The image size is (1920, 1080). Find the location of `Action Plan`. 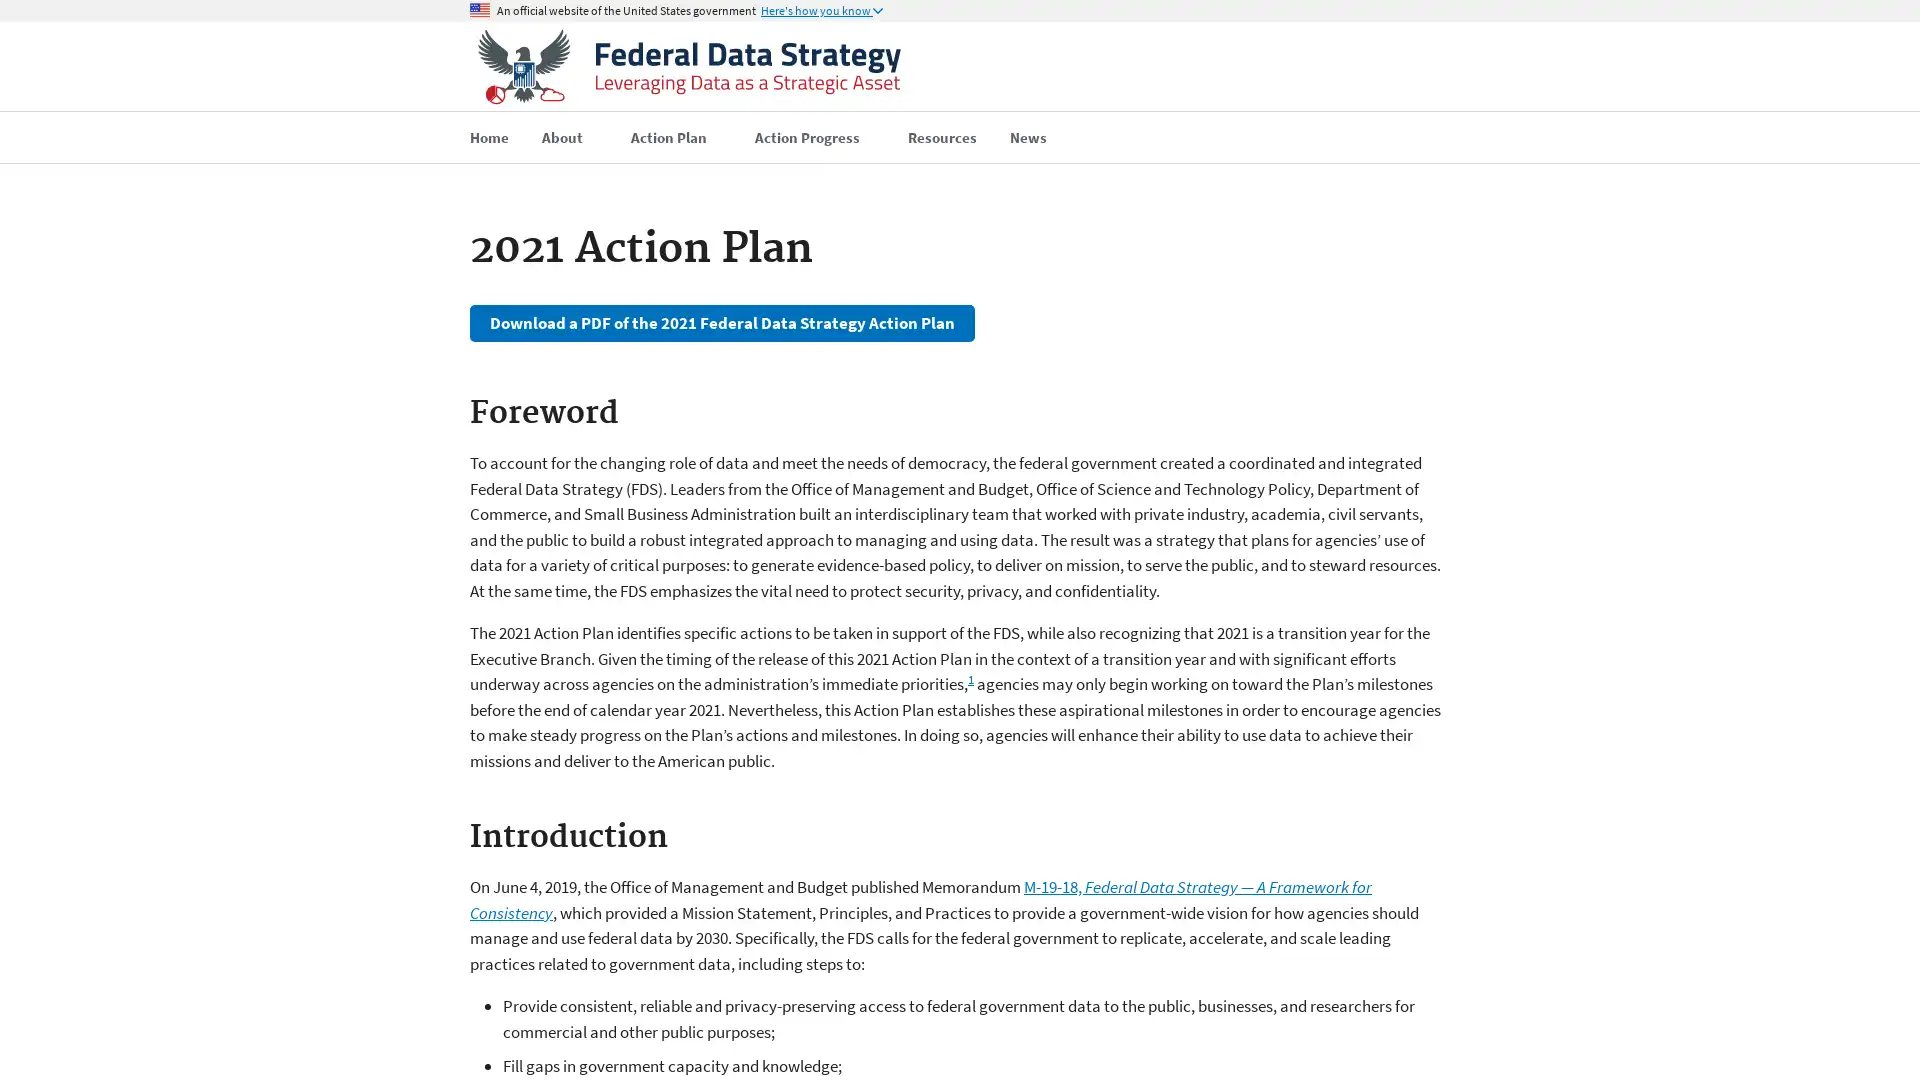

Action Plan is located at coordinates (676, 136).